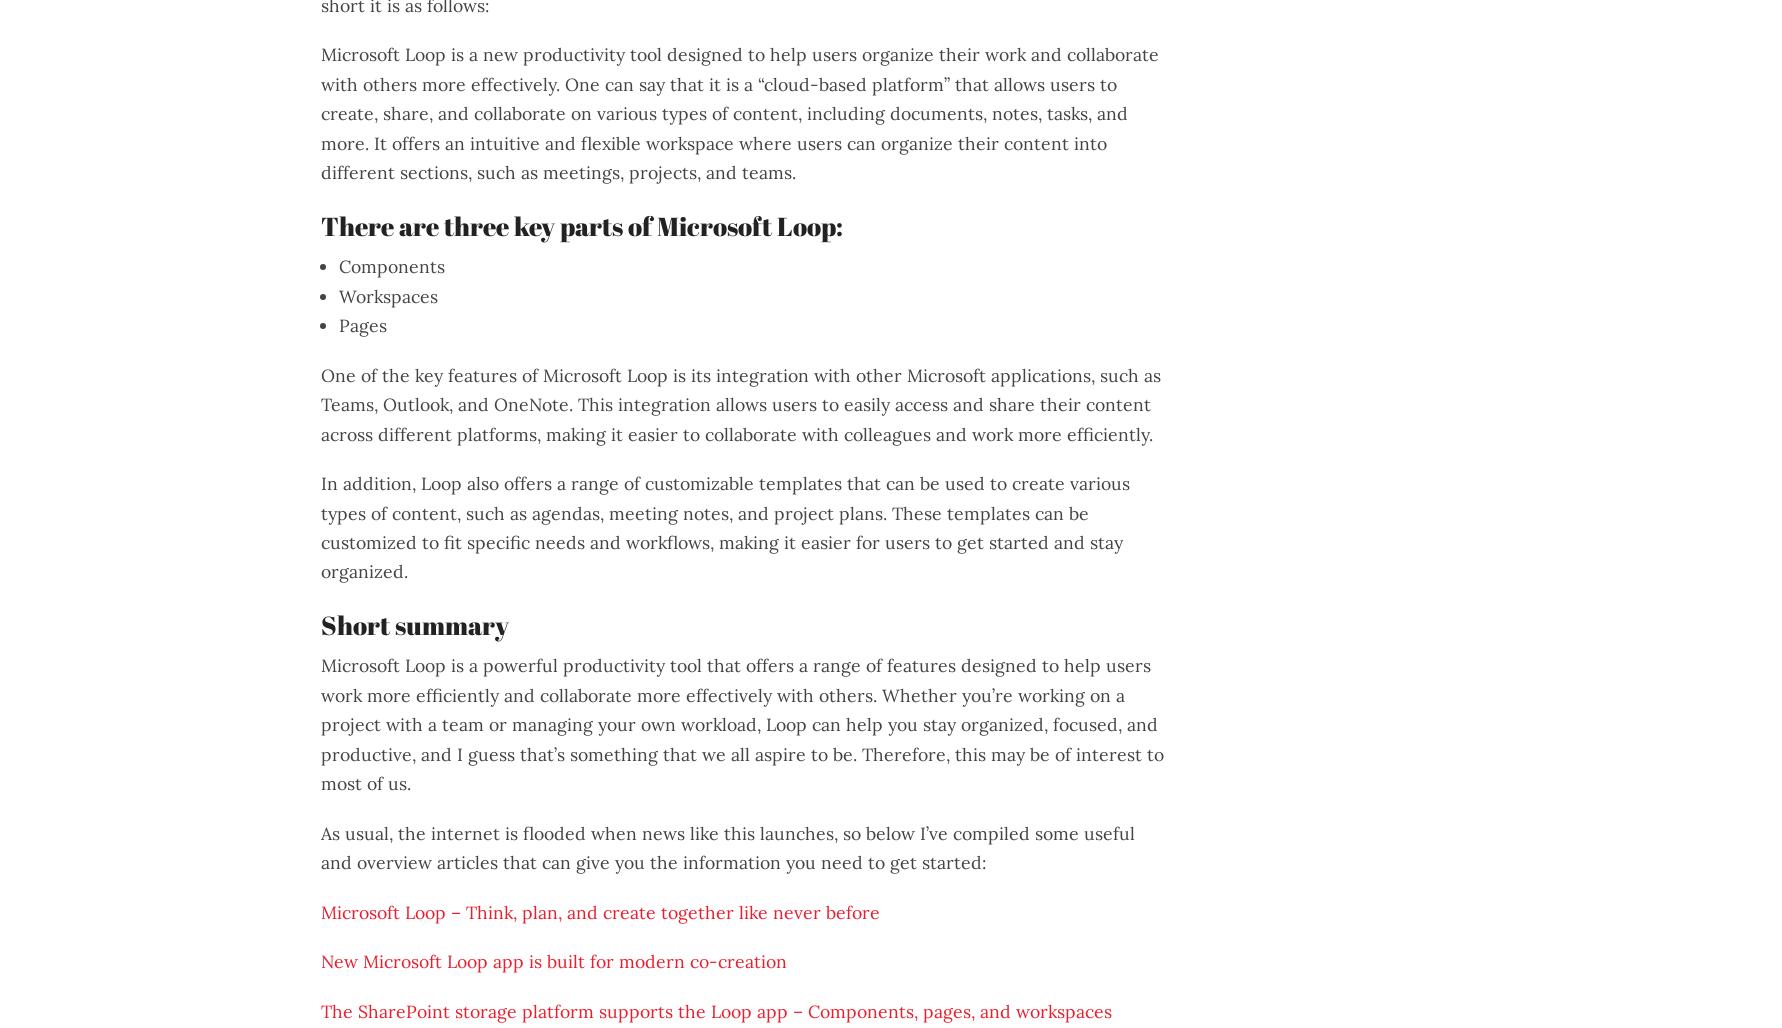 The height and width of the screenshot is (1028, 1782). What do you see at coordinates (740, 112) in the screenshot?
I see `'Microsoft Loop is a new productivity tool designed to help users organize their work and collaborate with others more effectively. One can say that it is a “cloud-based platform” that allows users to create, share, and collaborate on various types of content, including documents, notes, tasks, and more. It offers an intuitive and flexible workspace where users can organize their content into different sections, such as meetings, projects, and teams.'` at bounding box center [740, 112].